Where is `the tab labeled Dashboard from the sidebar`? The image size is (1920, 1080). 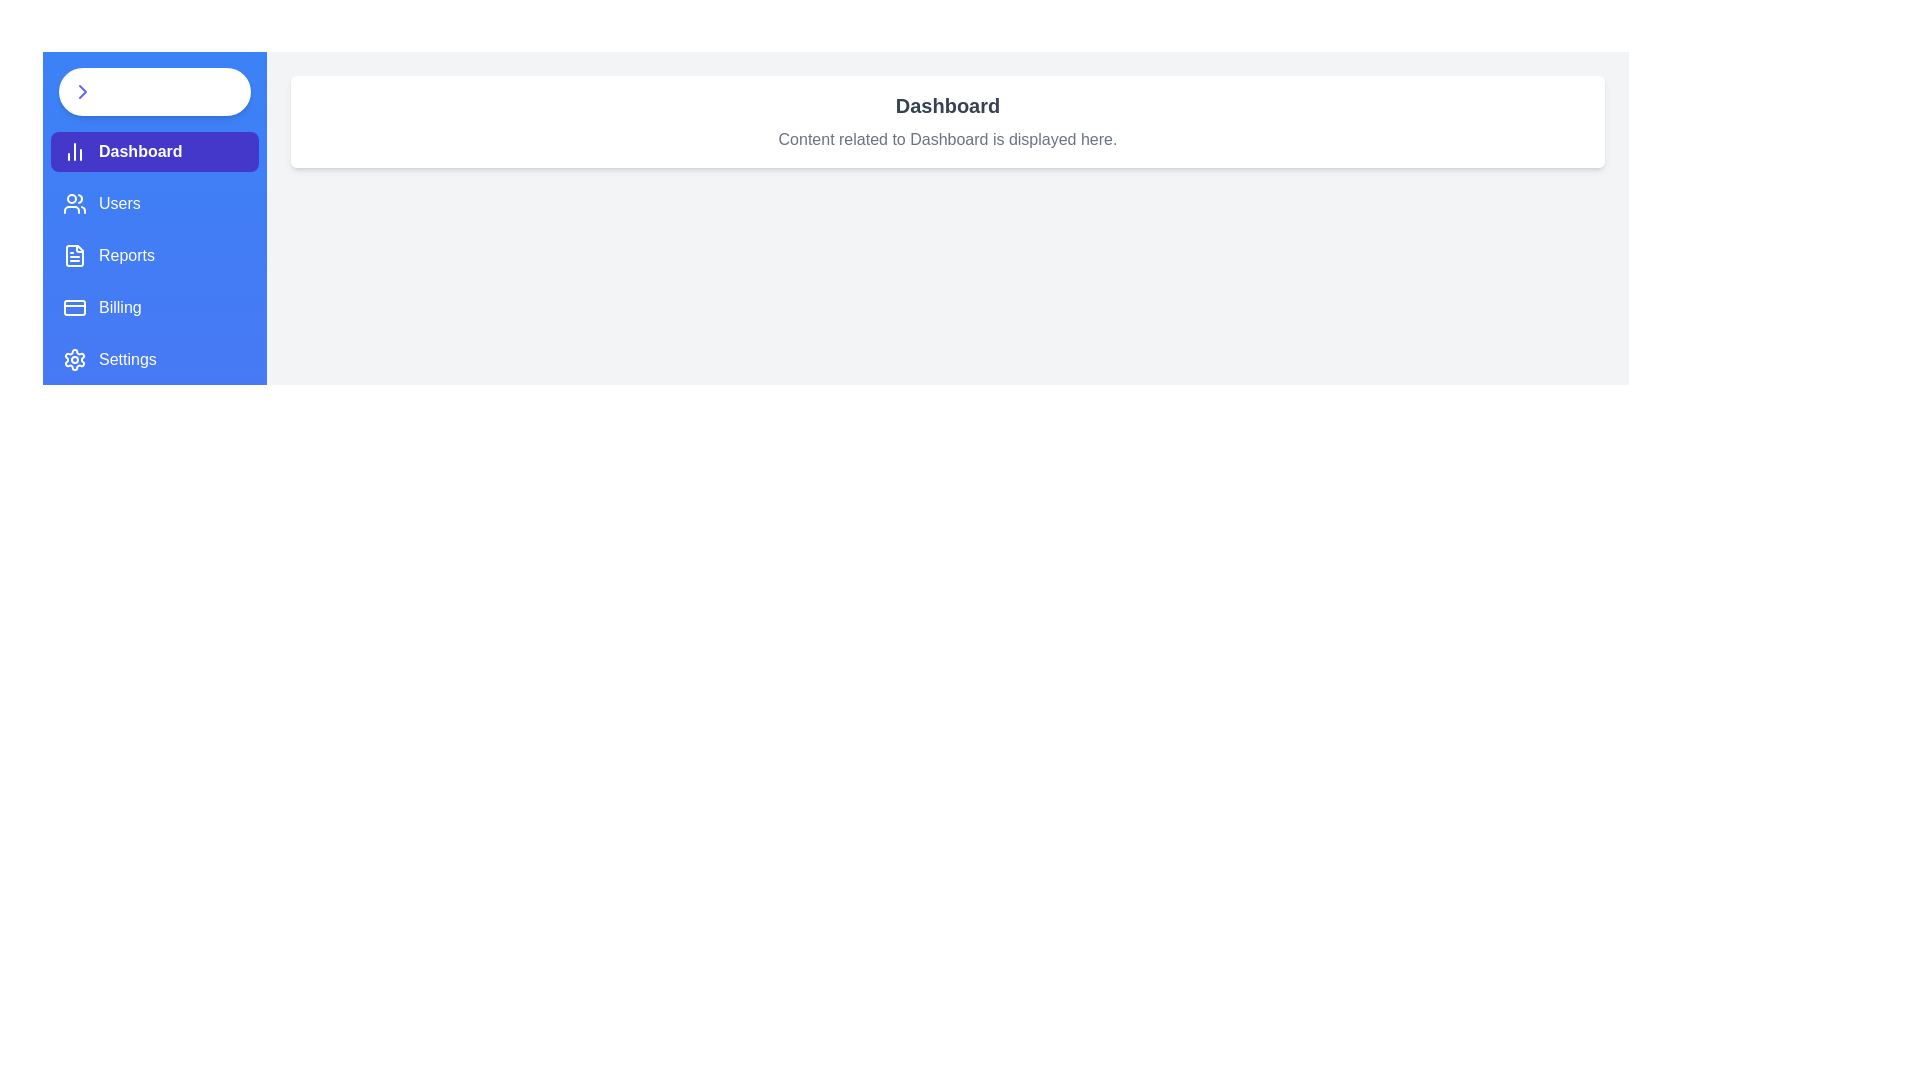 the tab labeled Dashboard from the sidebar is located at coordinates (153, 150).